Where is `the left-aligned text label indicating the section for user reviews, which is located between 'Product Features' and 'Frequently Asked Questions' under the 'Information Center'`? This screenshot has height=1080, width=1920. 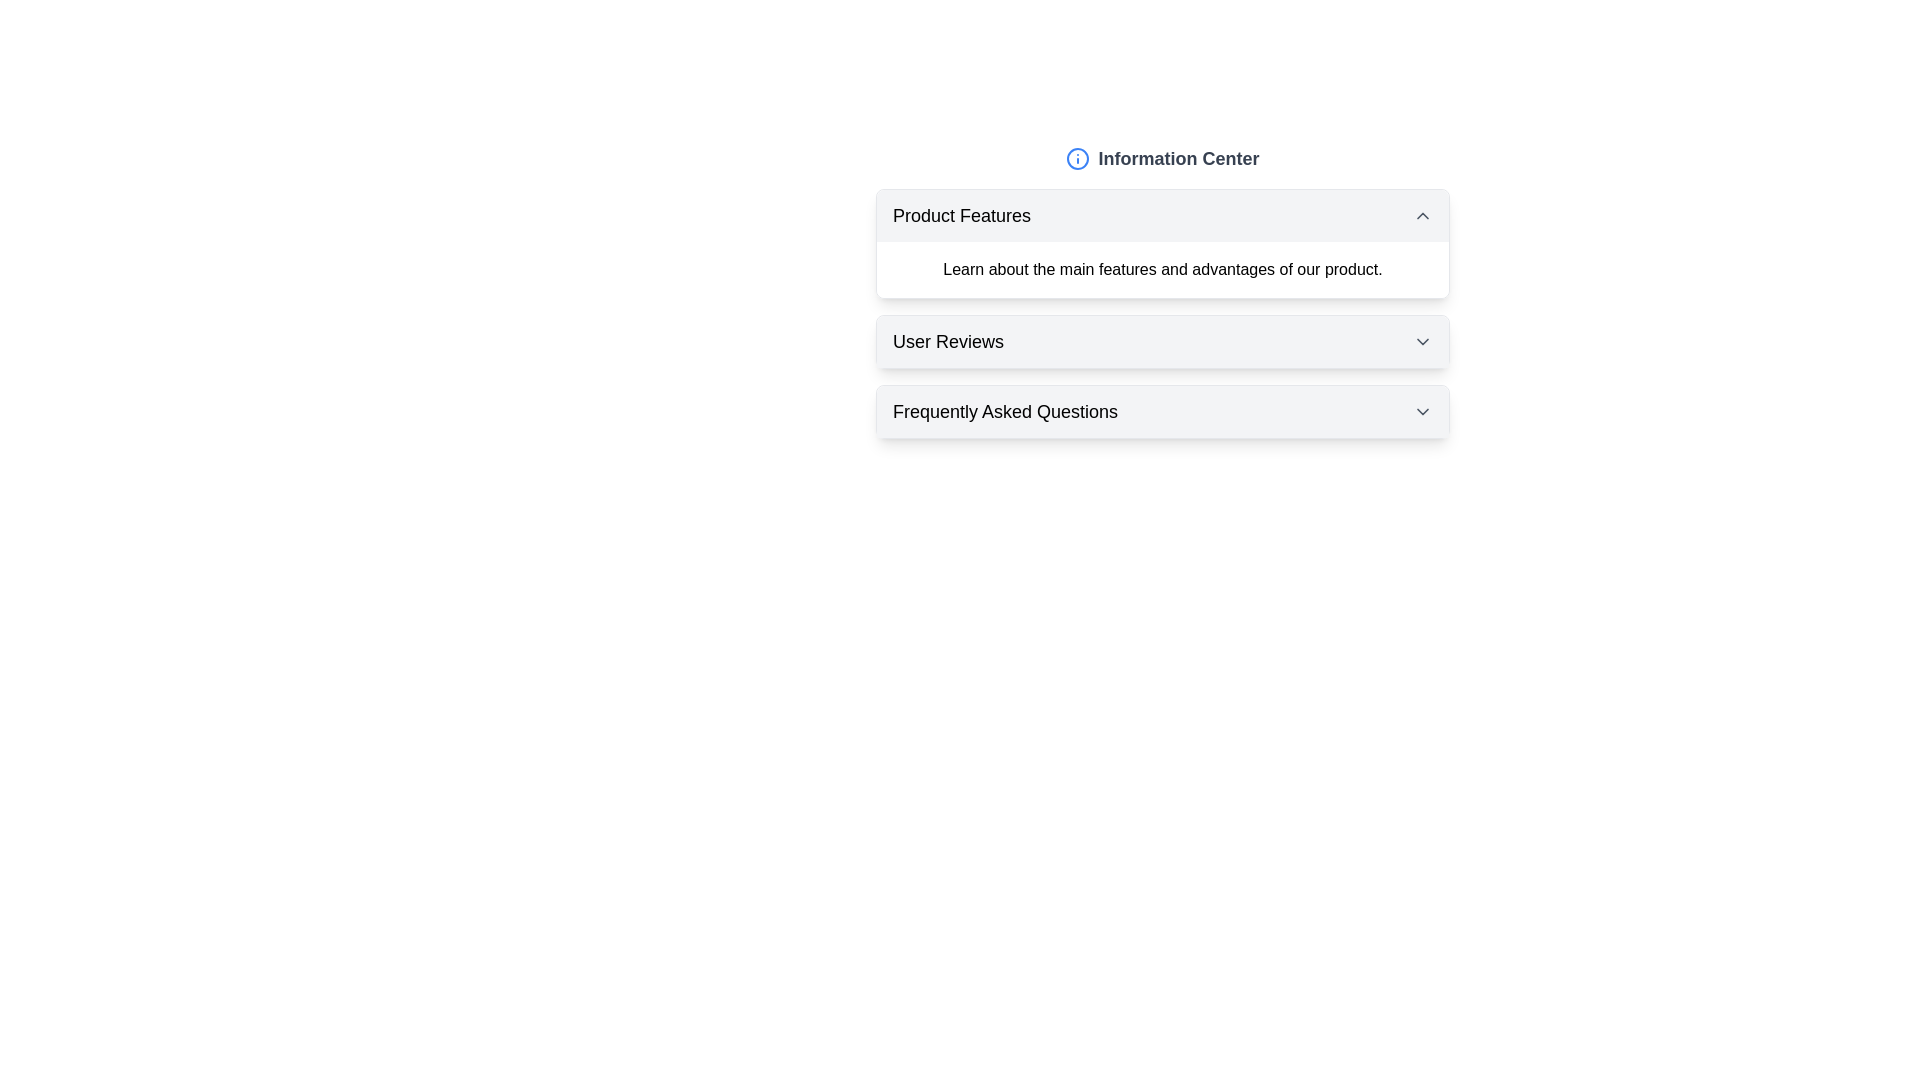
the left-aligned text label indicating the section for user reviews, which is located between 'Product Features' and 'Frequently Asked Questions' under the 'Information Center' is located at coordinates (947, 341).